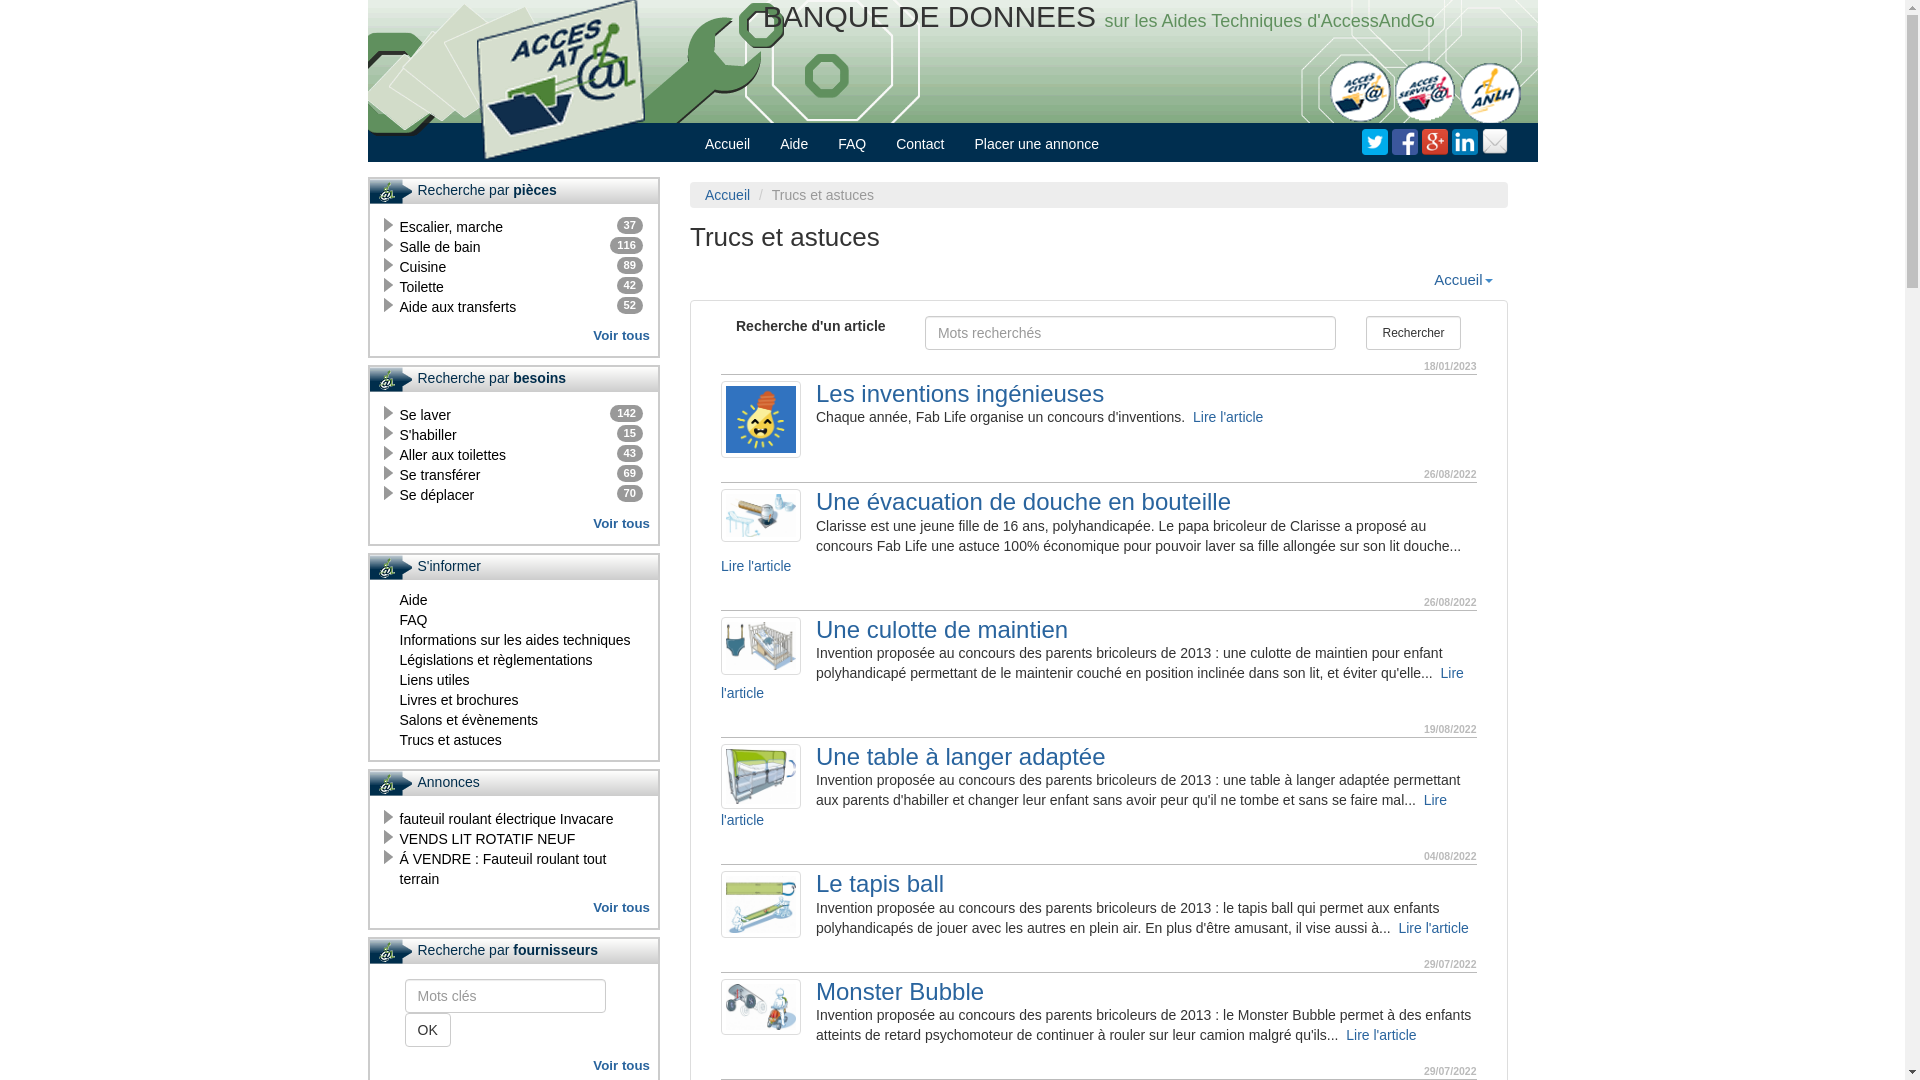 This screenshot has width=1920, height=1080. Describe the element at coordinates (399, 245) in the screenshot. I see `'116` at that location.